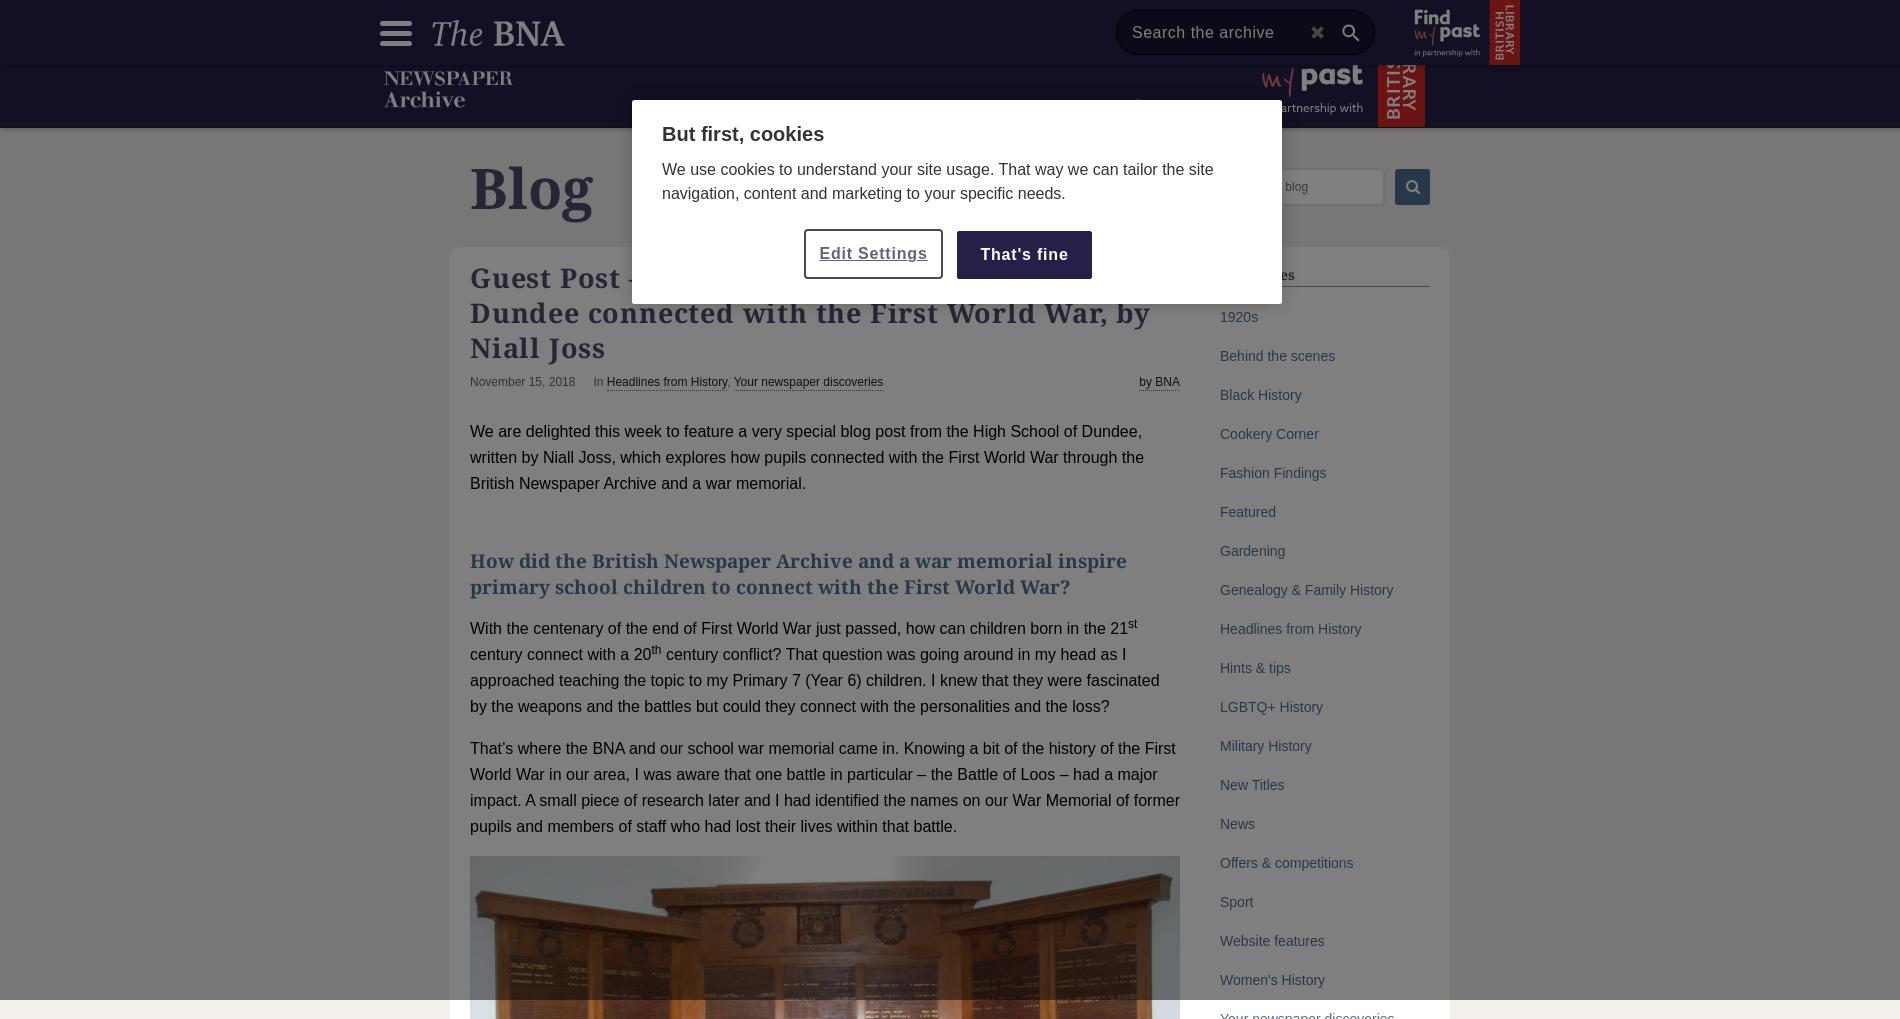 The width and height of the screenshot is (1900, 1019). Describe the element at coordinates (797, 628) in the screenshot. I see `'With the centenary of the end of First World War just passed, how can children born in the 21'` at that location.